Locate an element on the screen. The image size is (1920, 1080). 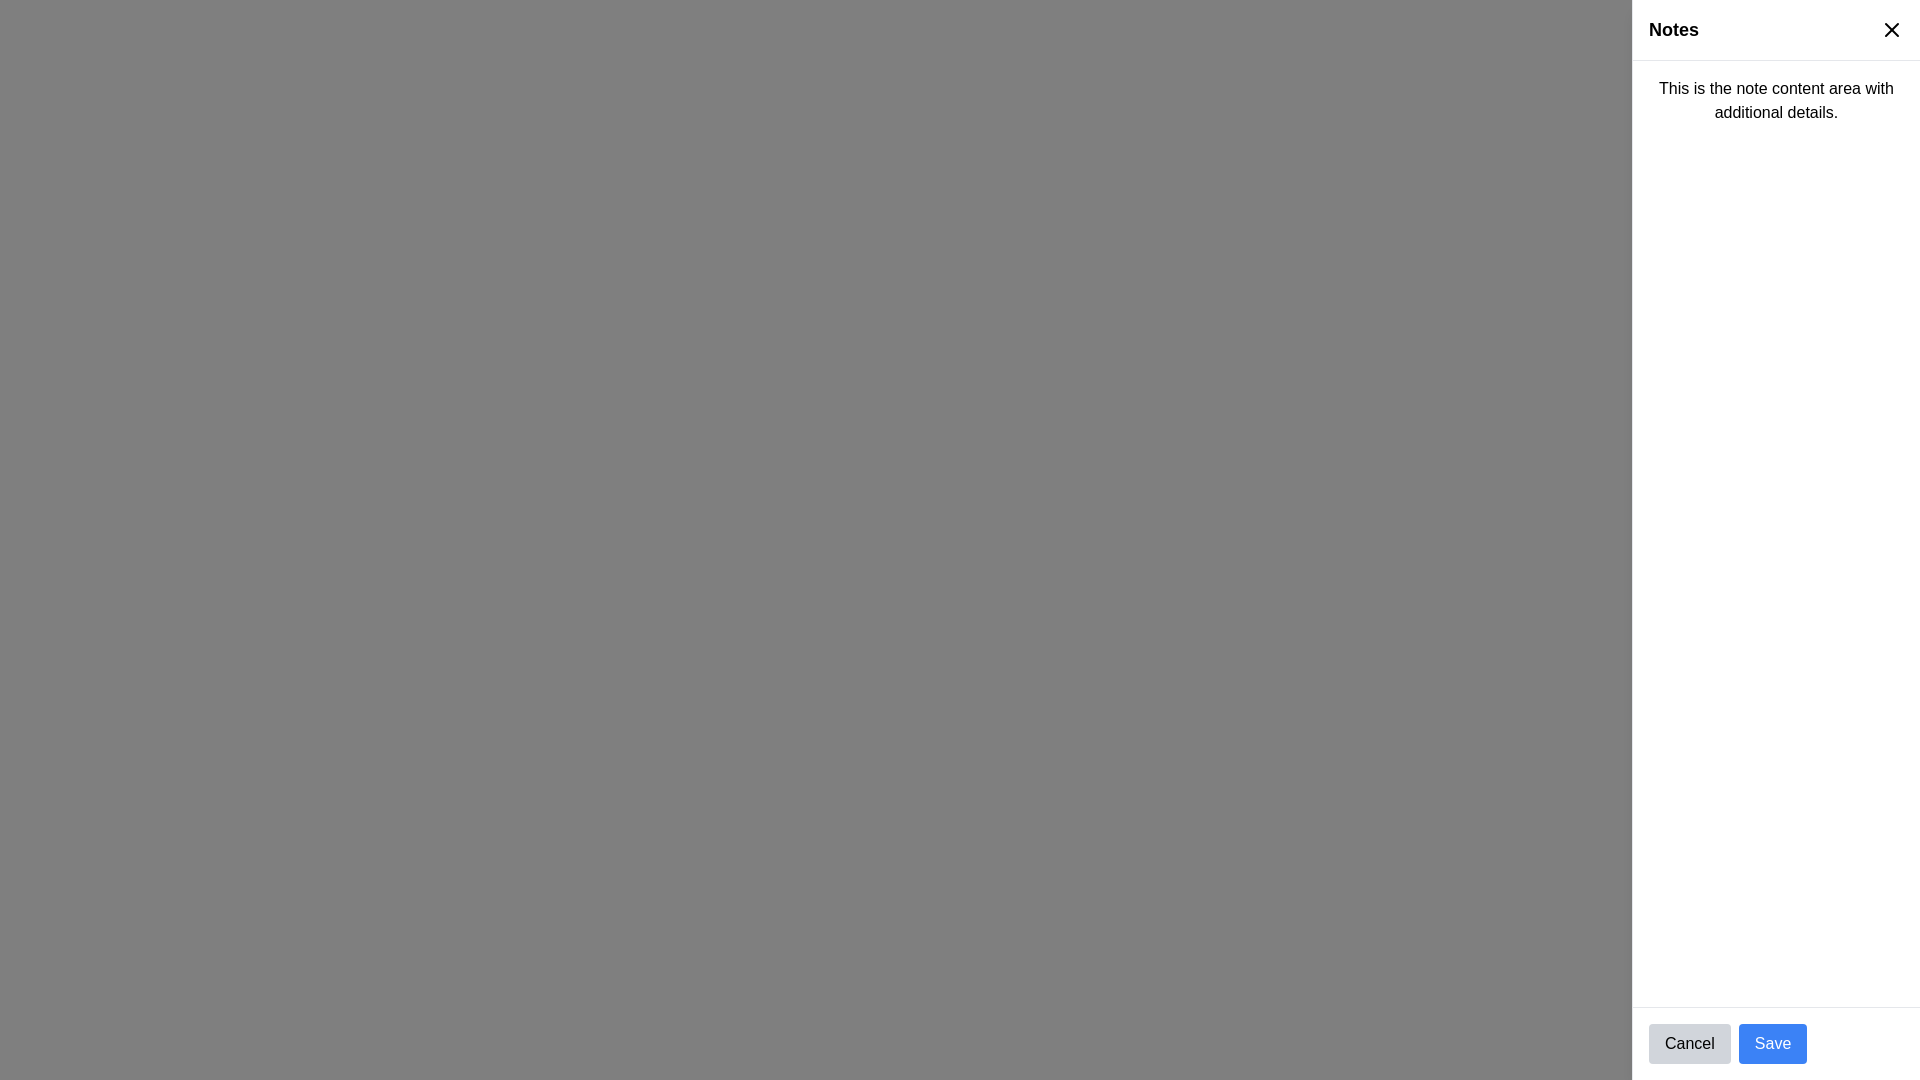
the cancel button located in the lower-right corner of the interface to observe any hover effects that may be implemented is located at coordinates (1688, 1043).